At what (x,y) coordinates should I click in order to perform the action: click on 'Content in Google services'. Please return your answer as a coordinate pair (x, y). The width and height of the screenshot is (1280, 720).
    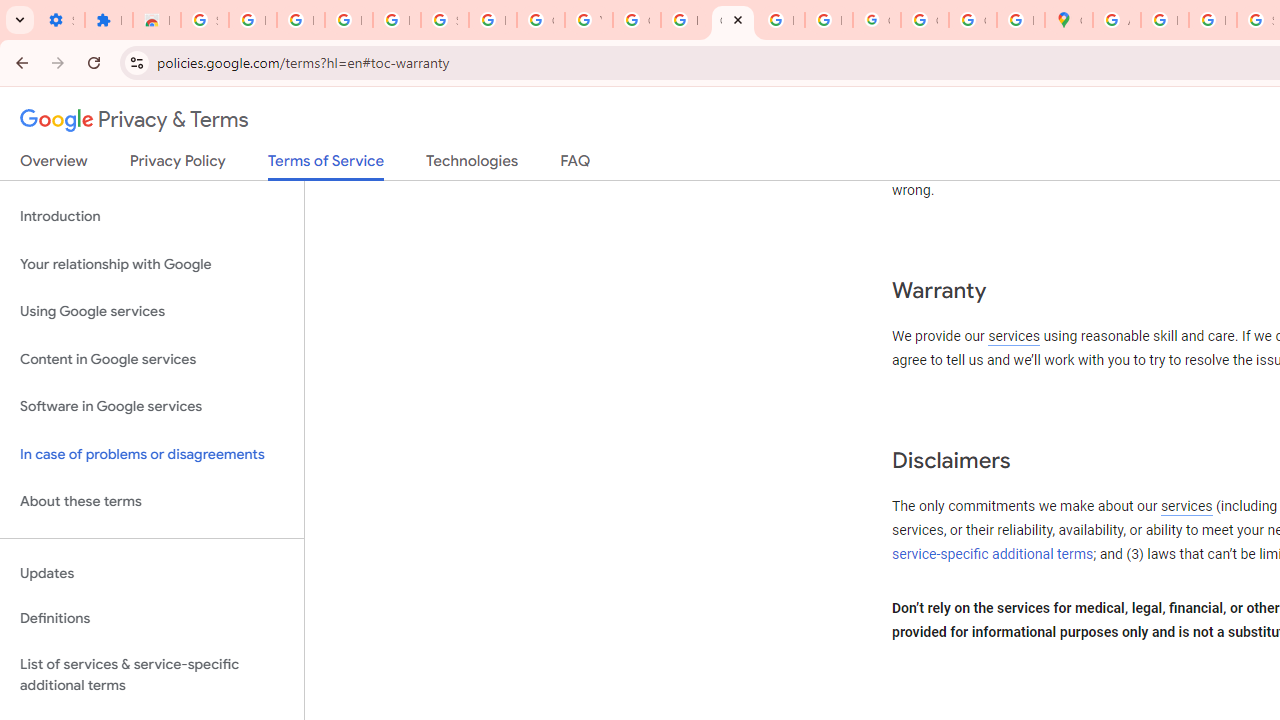
    Looking at the image, I should click on (151, 358).